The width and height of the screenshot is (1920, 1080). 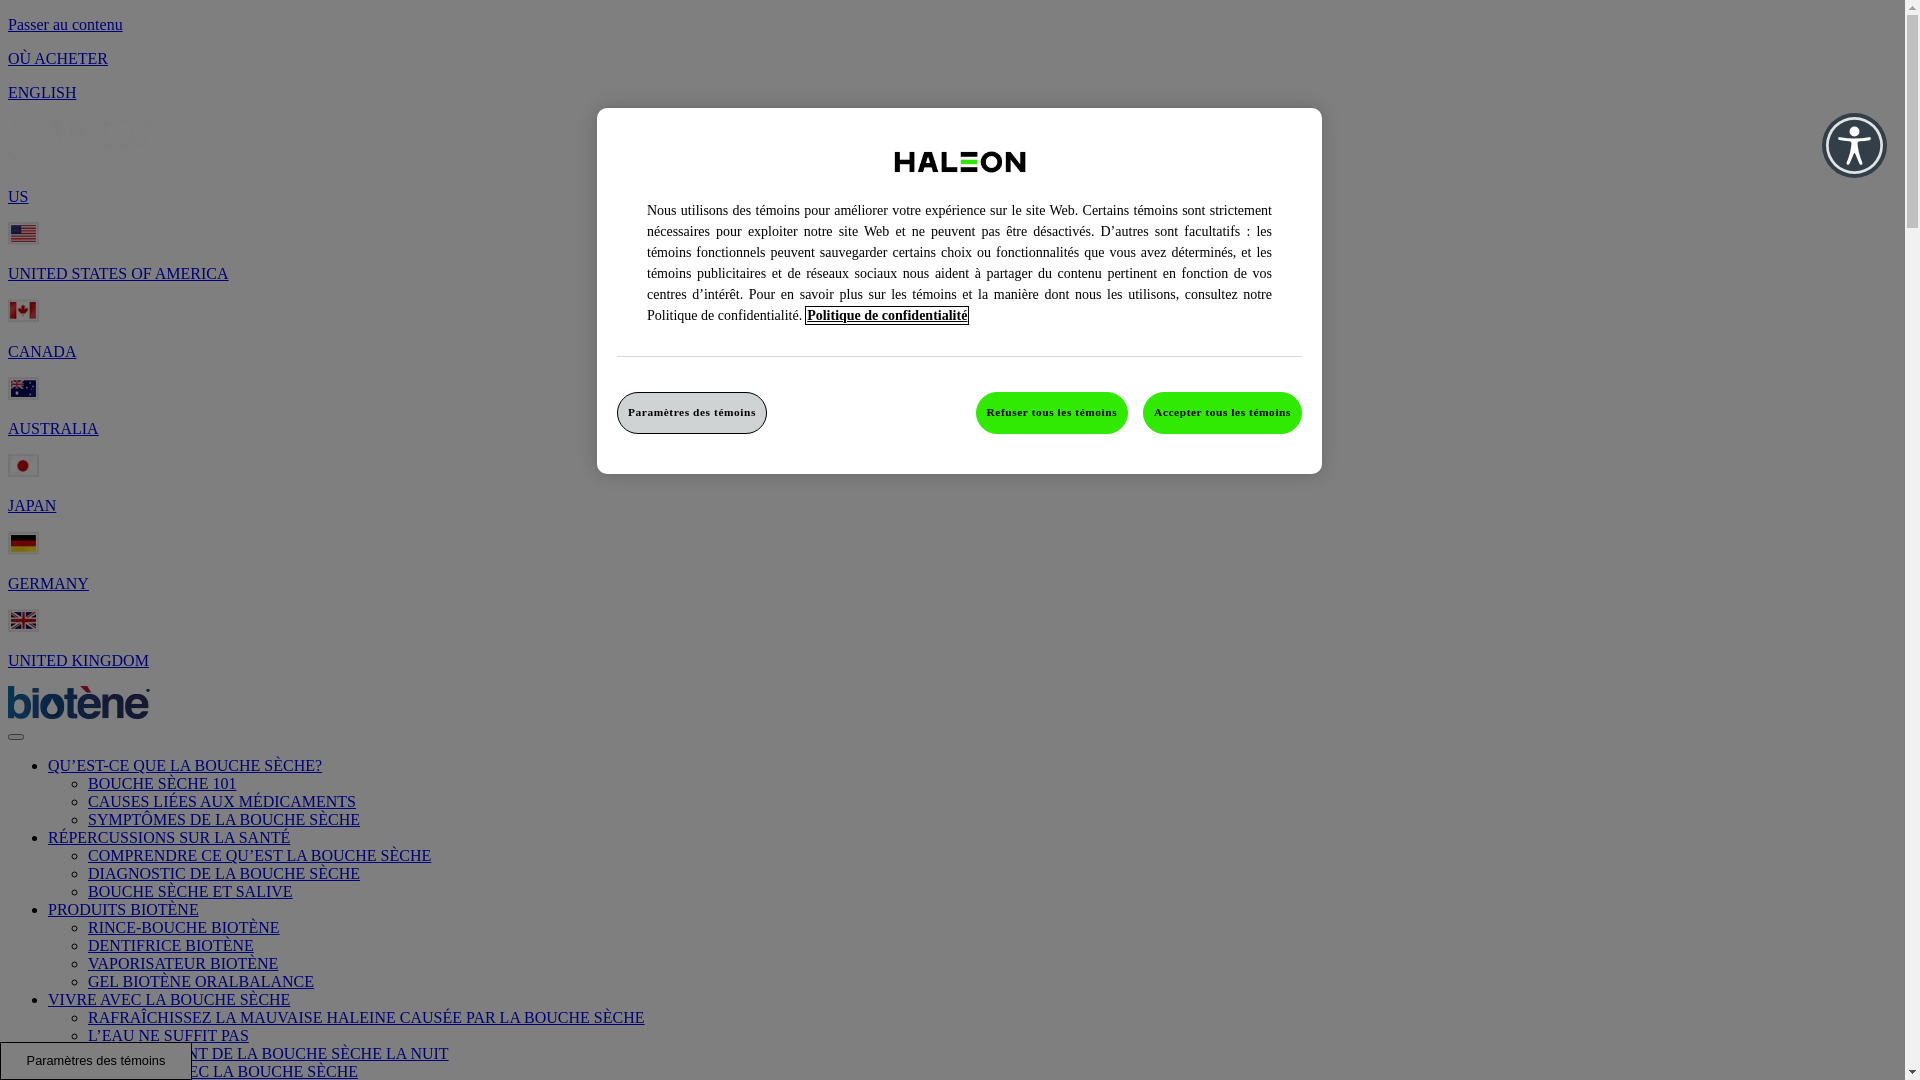 What do you see at coordinates (23, 619) in the screenshot?
I see `'United Kingdom Flag'` at bounding box center [23, 619].